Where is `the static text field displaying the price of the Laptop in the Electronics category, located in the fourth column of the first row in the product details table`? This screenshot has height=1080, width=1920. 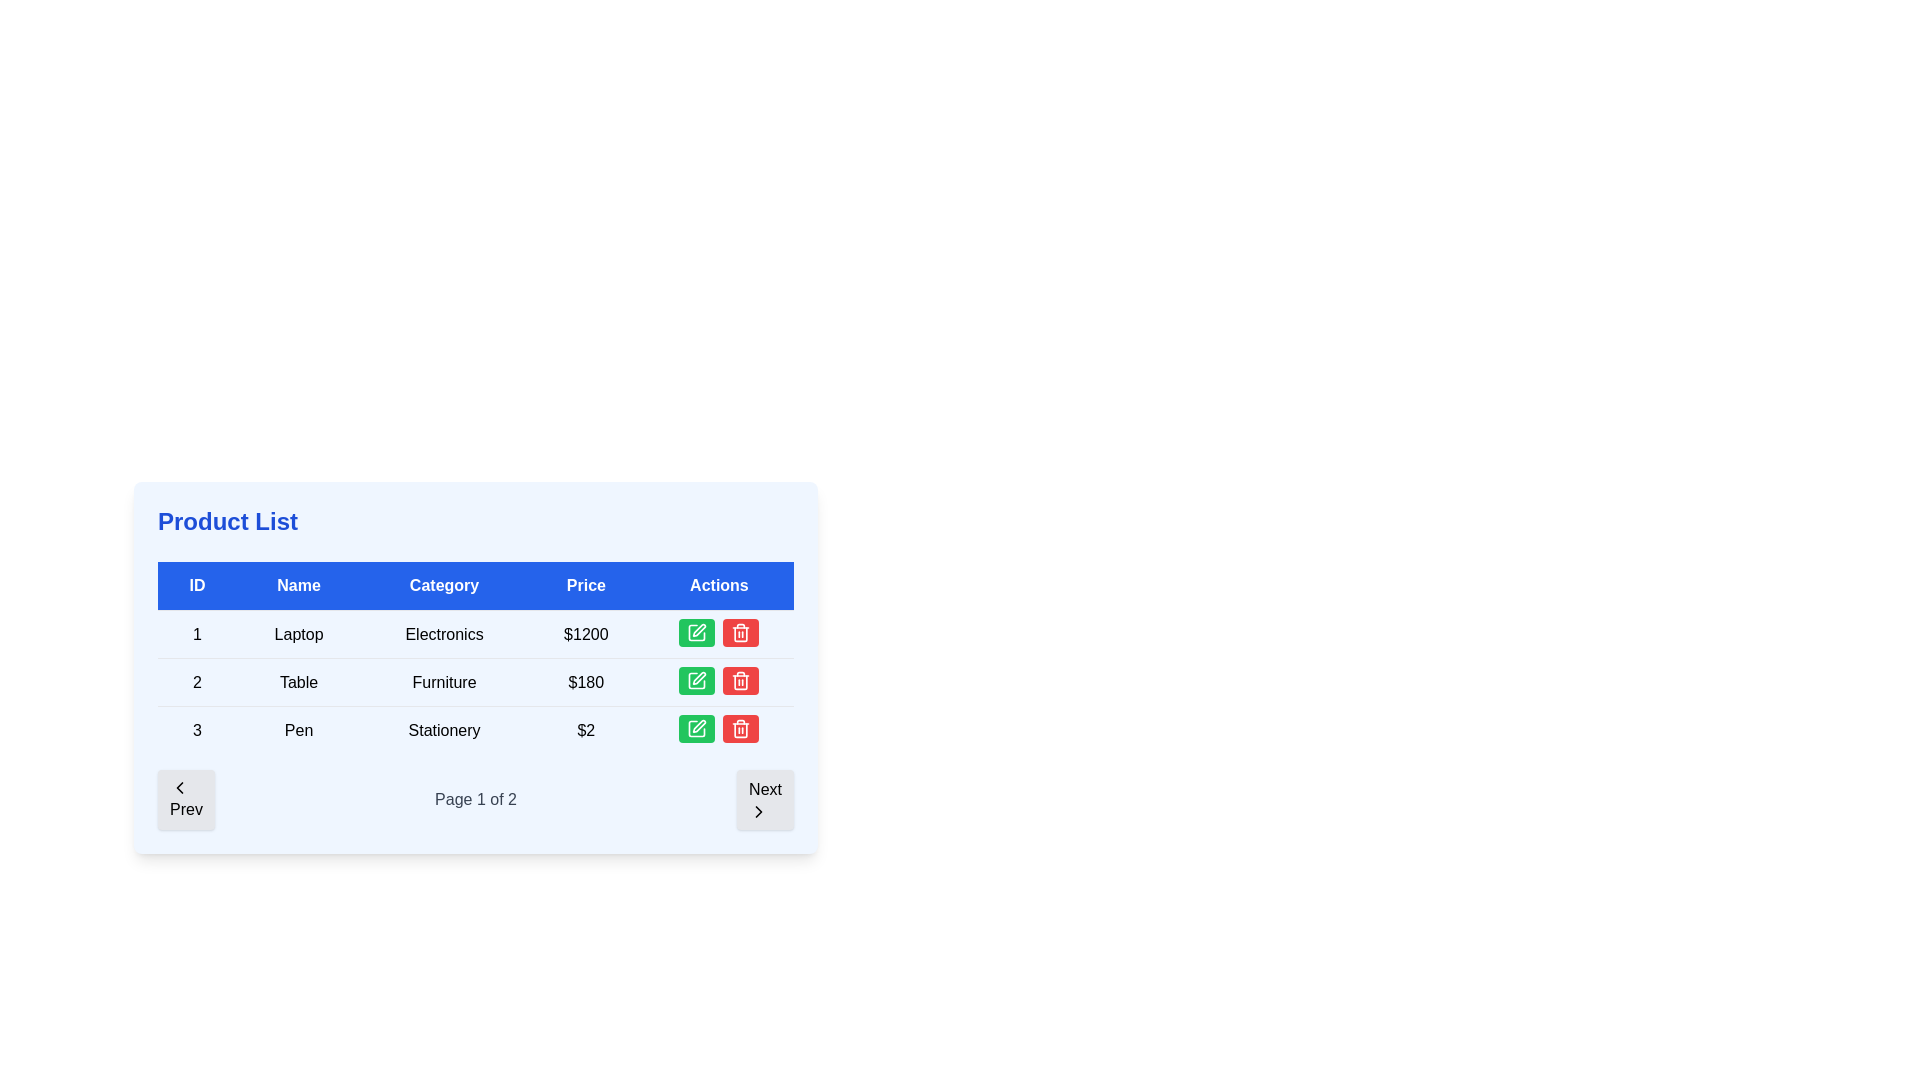
the static text field displaying the price of the Laptop in the Electronics category, located in the fourth column of the first row in the product details table is located at coordinates (585, 634).